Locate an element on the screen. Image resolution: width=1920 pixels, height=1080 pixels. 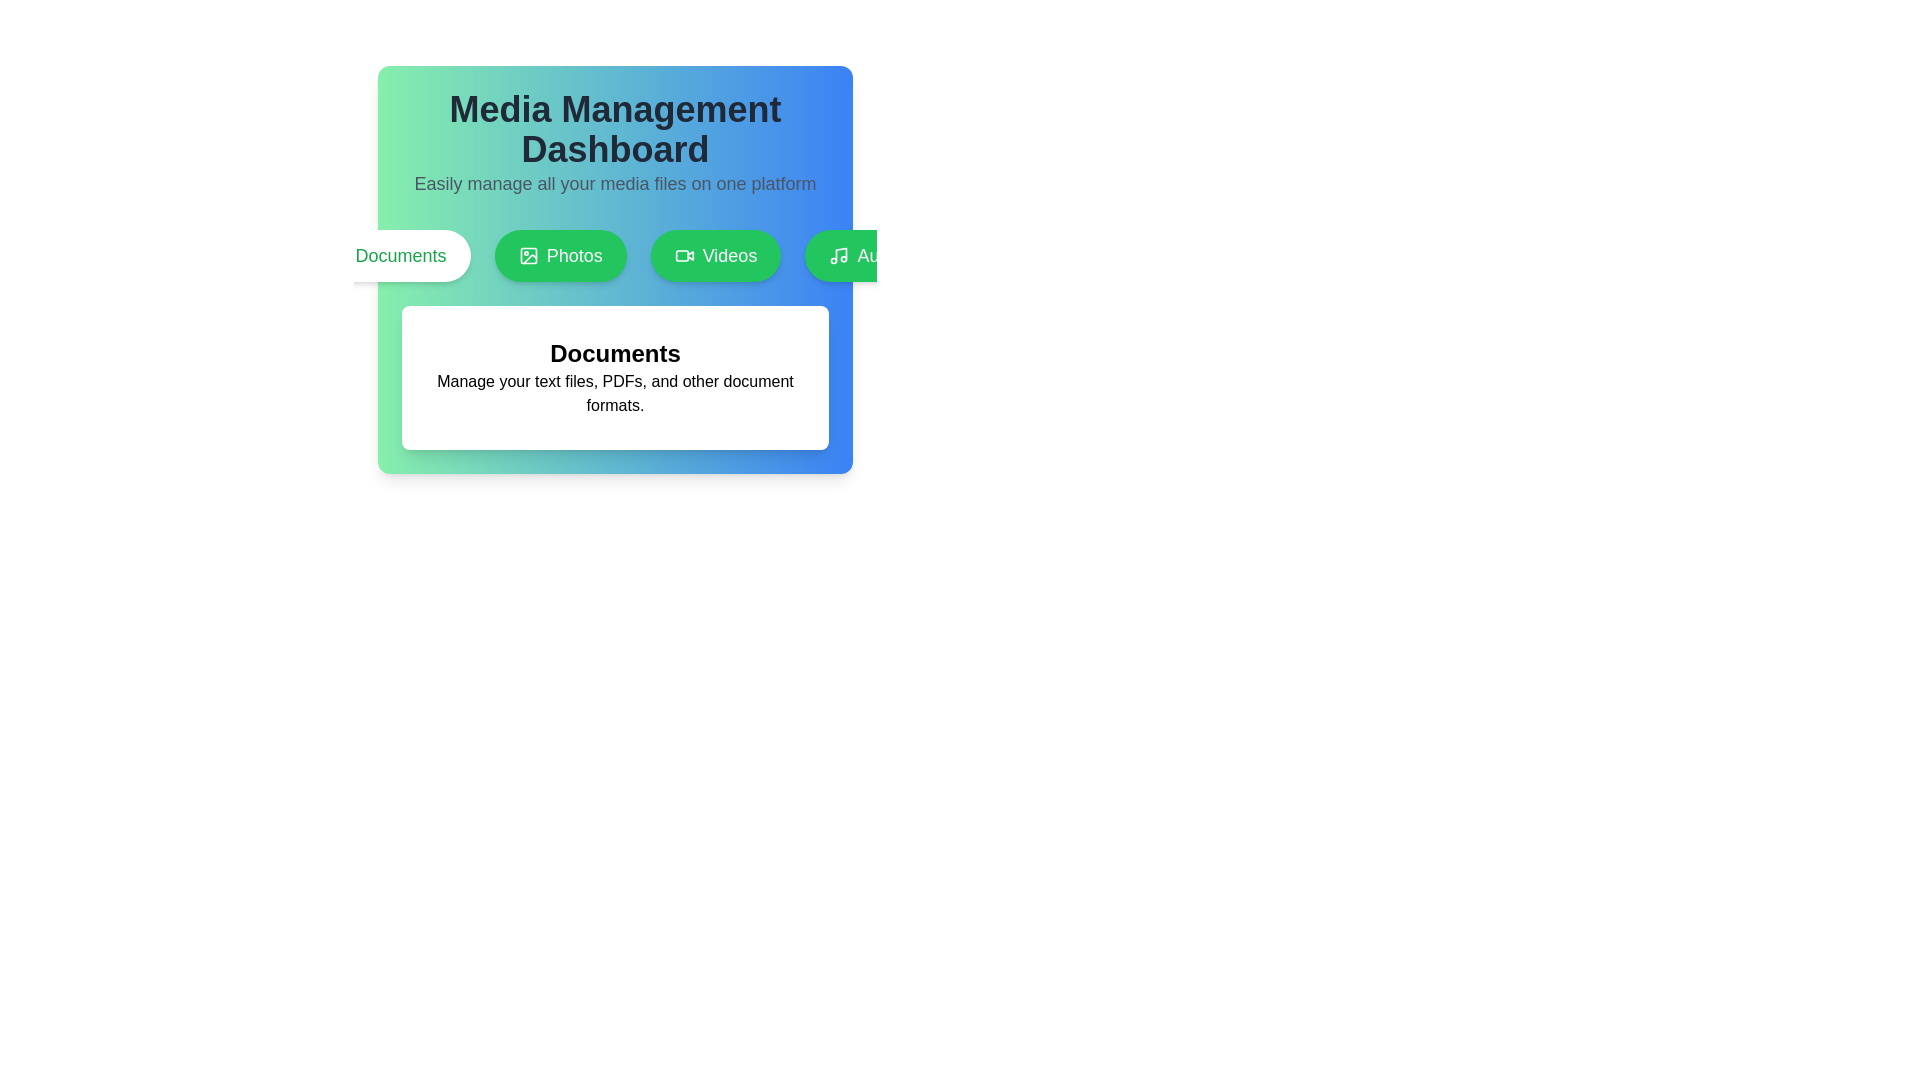
the 'Documents' text label located in the navigation bar of the Media Management Dashboard is located at coordinates (400, 254).